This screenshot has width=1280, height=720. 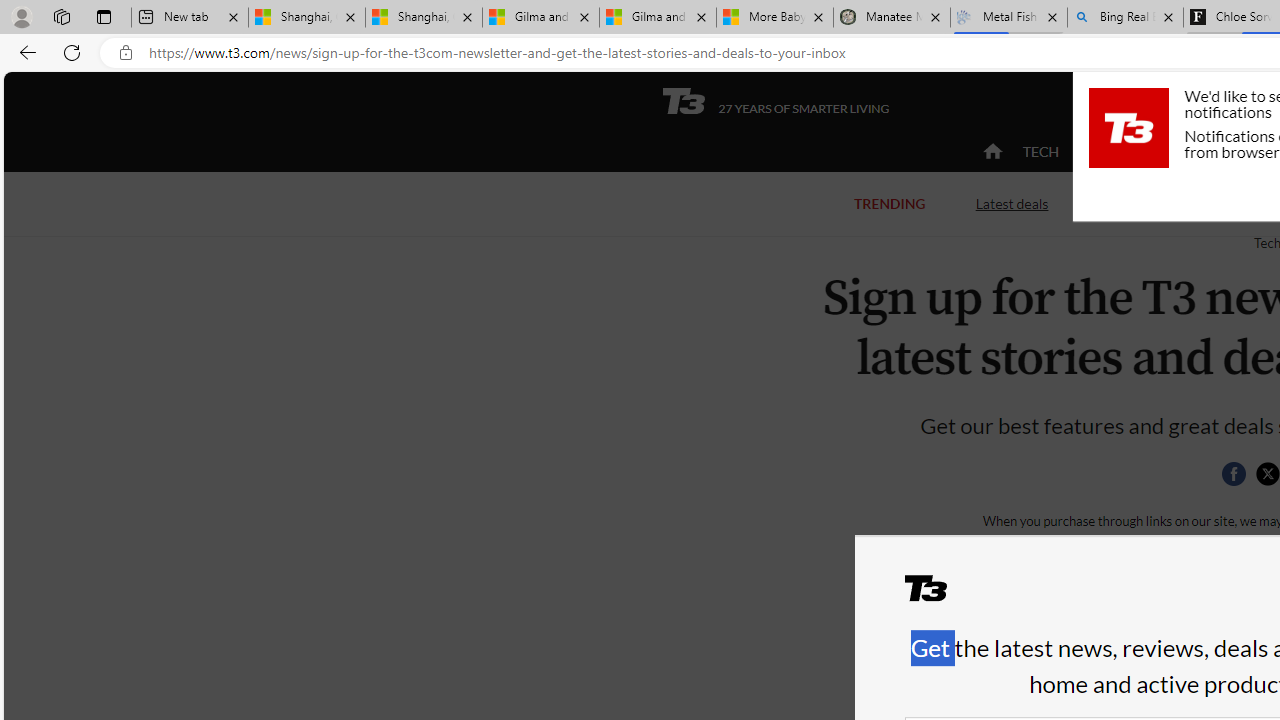 What do you see at coordinates (1011, 204) in the screenshot?
I see `'Latest deals'` at bounding box center [1011, 204].